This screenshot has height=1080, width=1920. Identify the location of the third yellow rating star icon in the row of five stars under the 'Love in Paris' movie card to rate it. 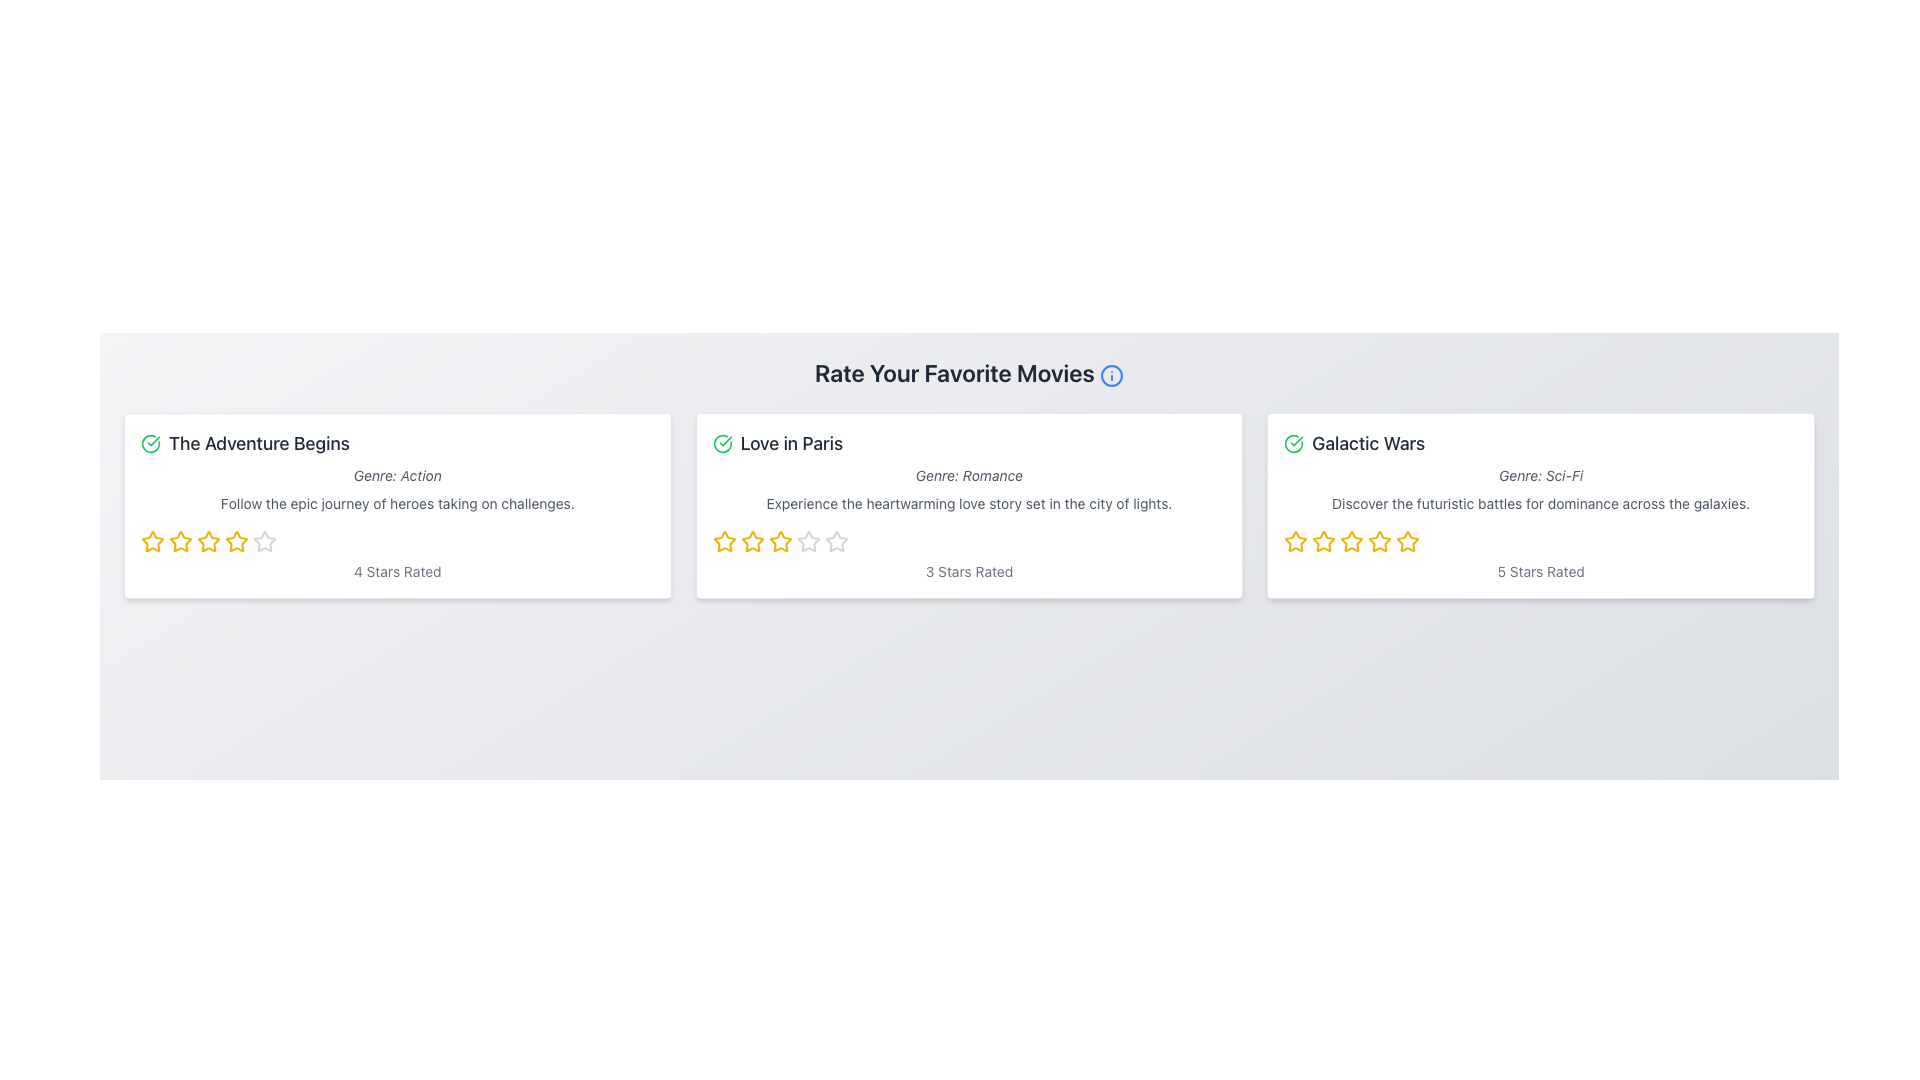
(751, 542).